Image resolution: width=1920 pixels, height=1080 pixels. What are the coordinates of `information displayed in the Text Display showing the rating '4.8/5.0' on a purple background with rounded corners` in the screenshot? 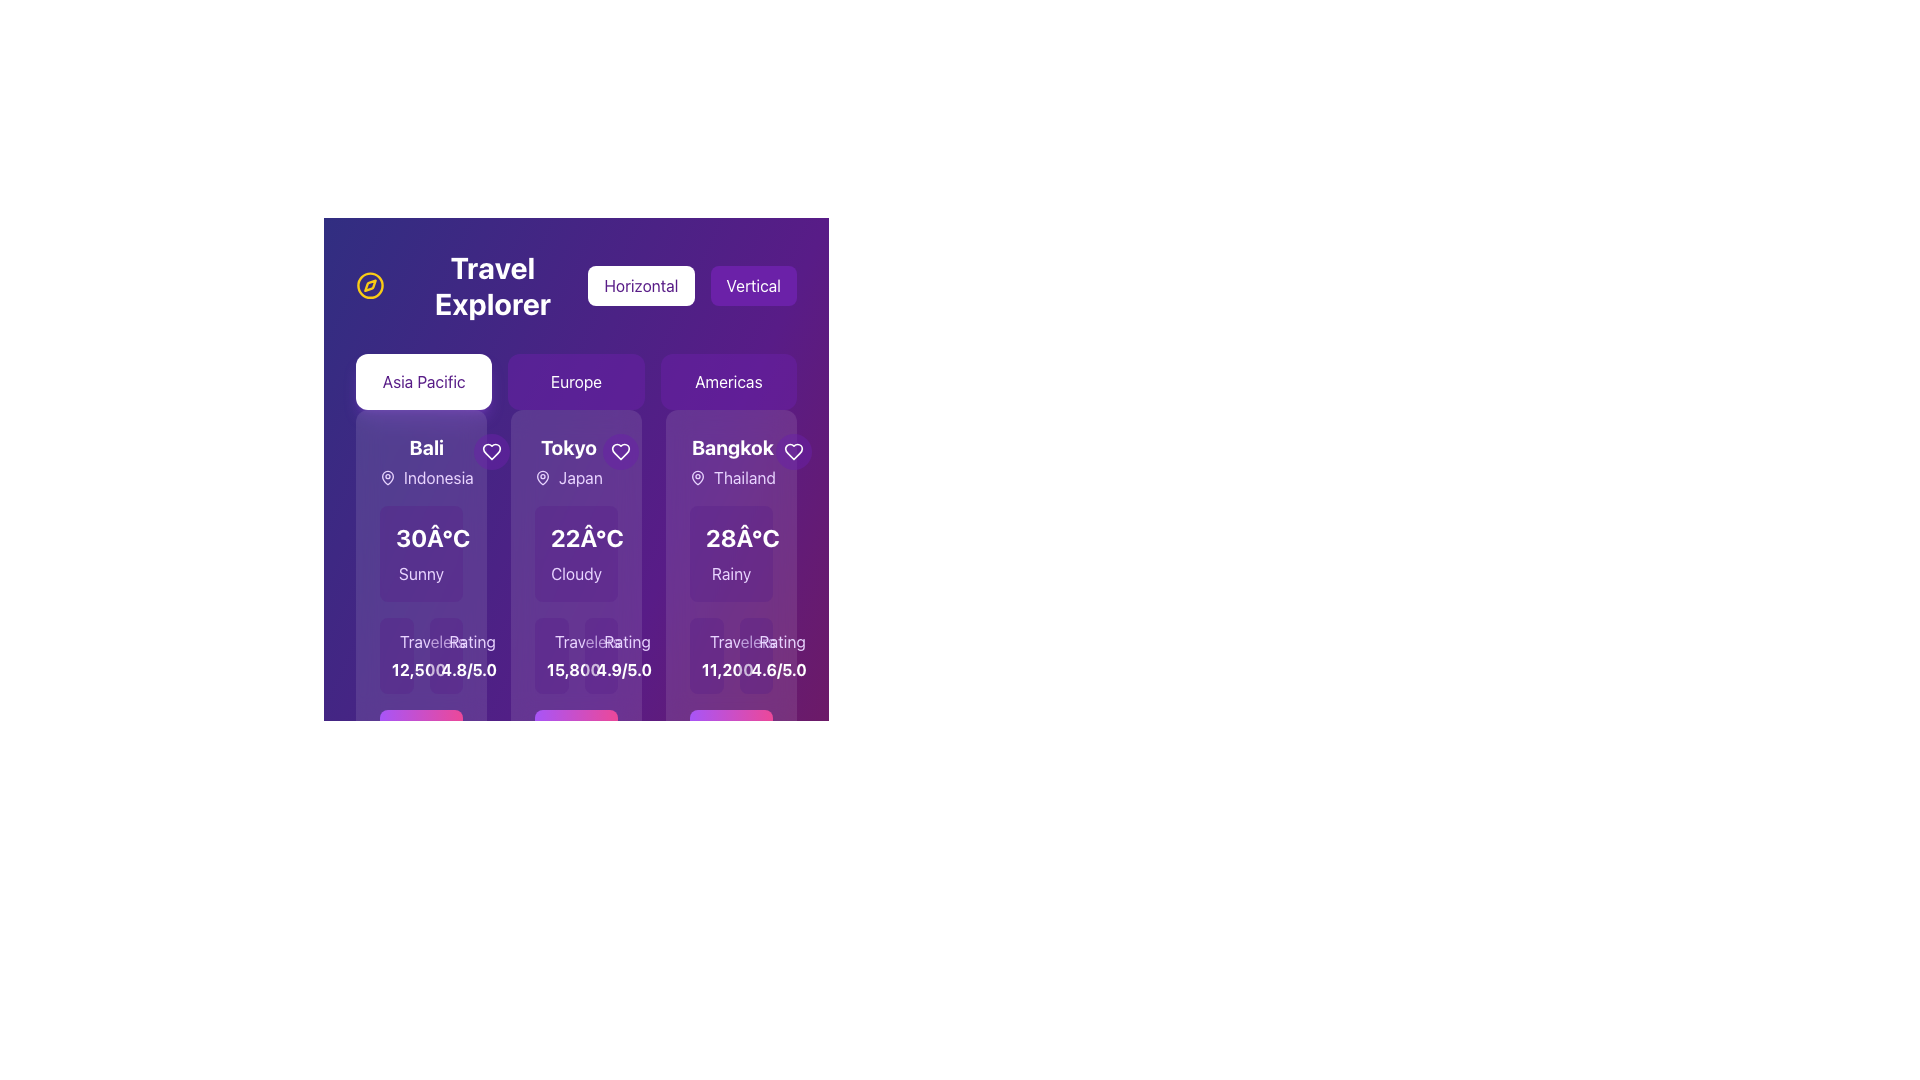 It's located at (445, 655).